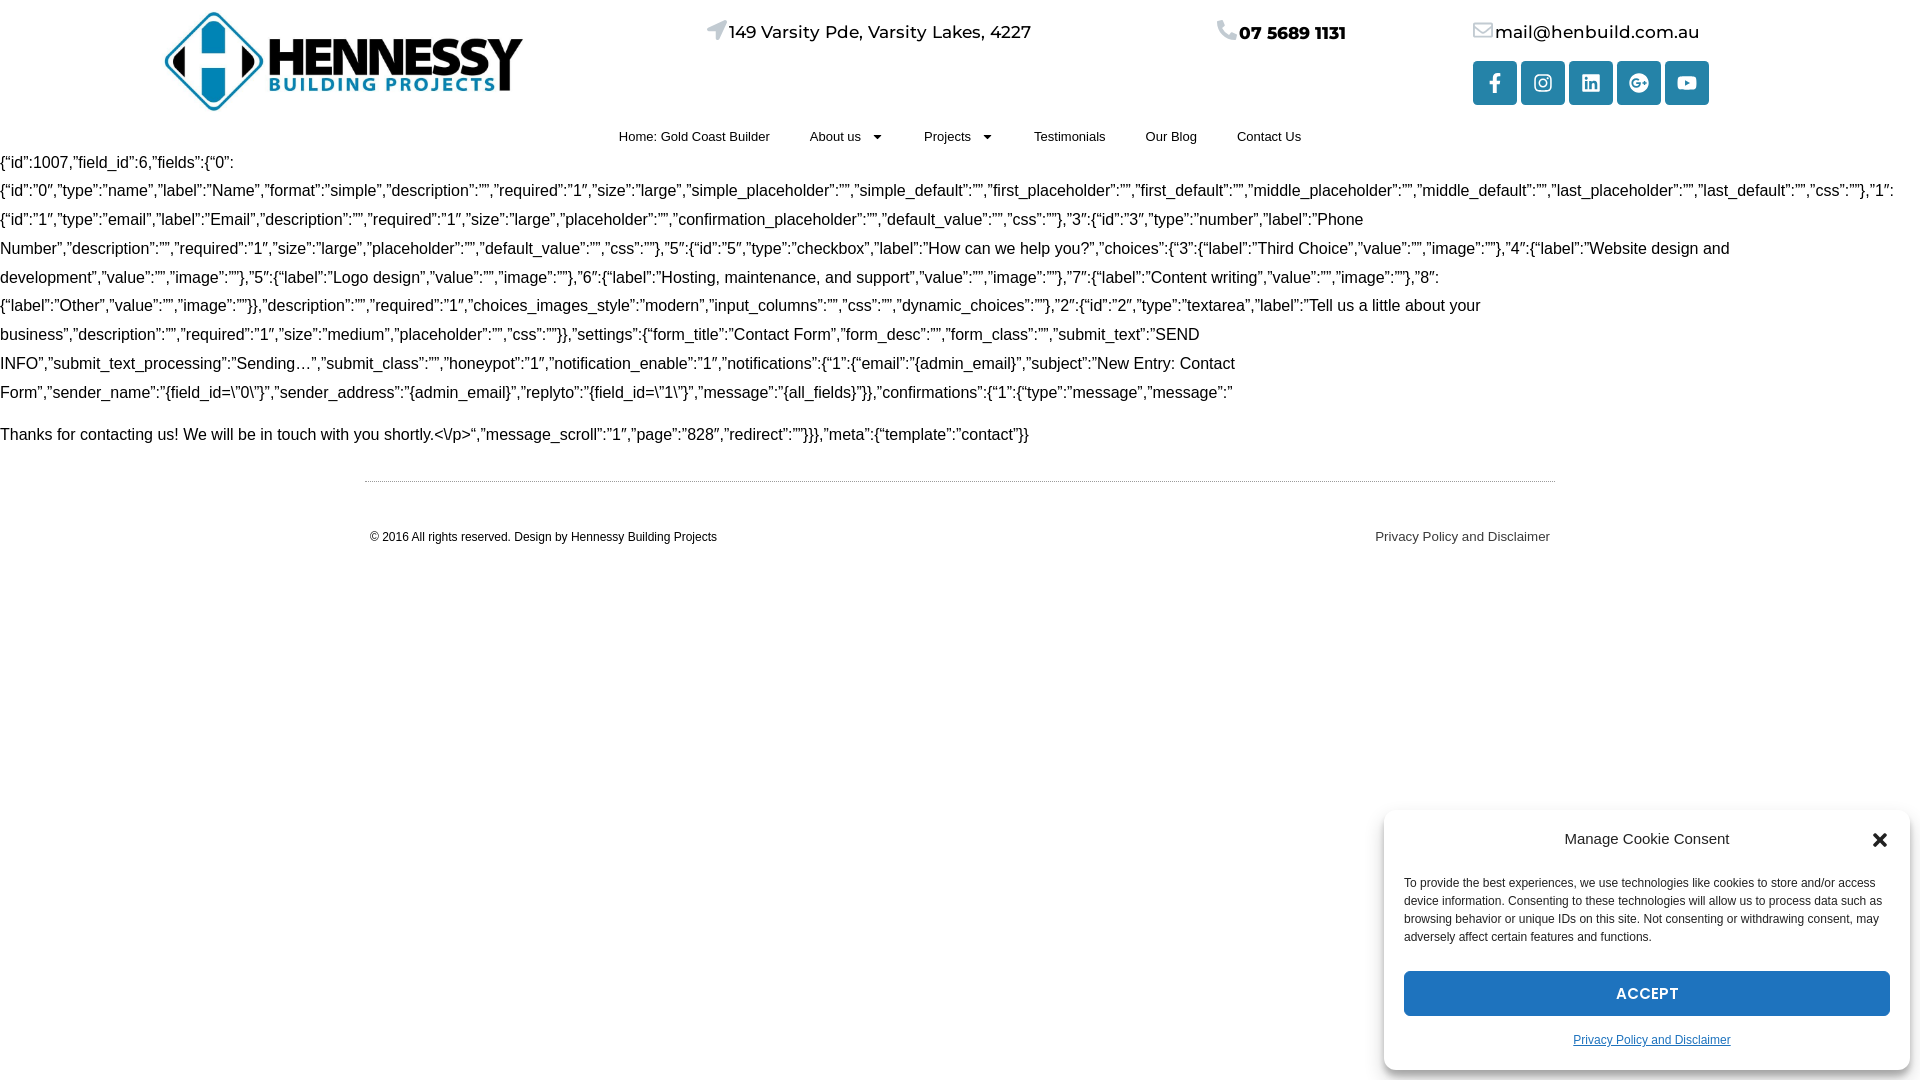  What do you see at coordinates (902, 135) in the screenshot?
I see `'Projects'` at bounding box center [902, 135].